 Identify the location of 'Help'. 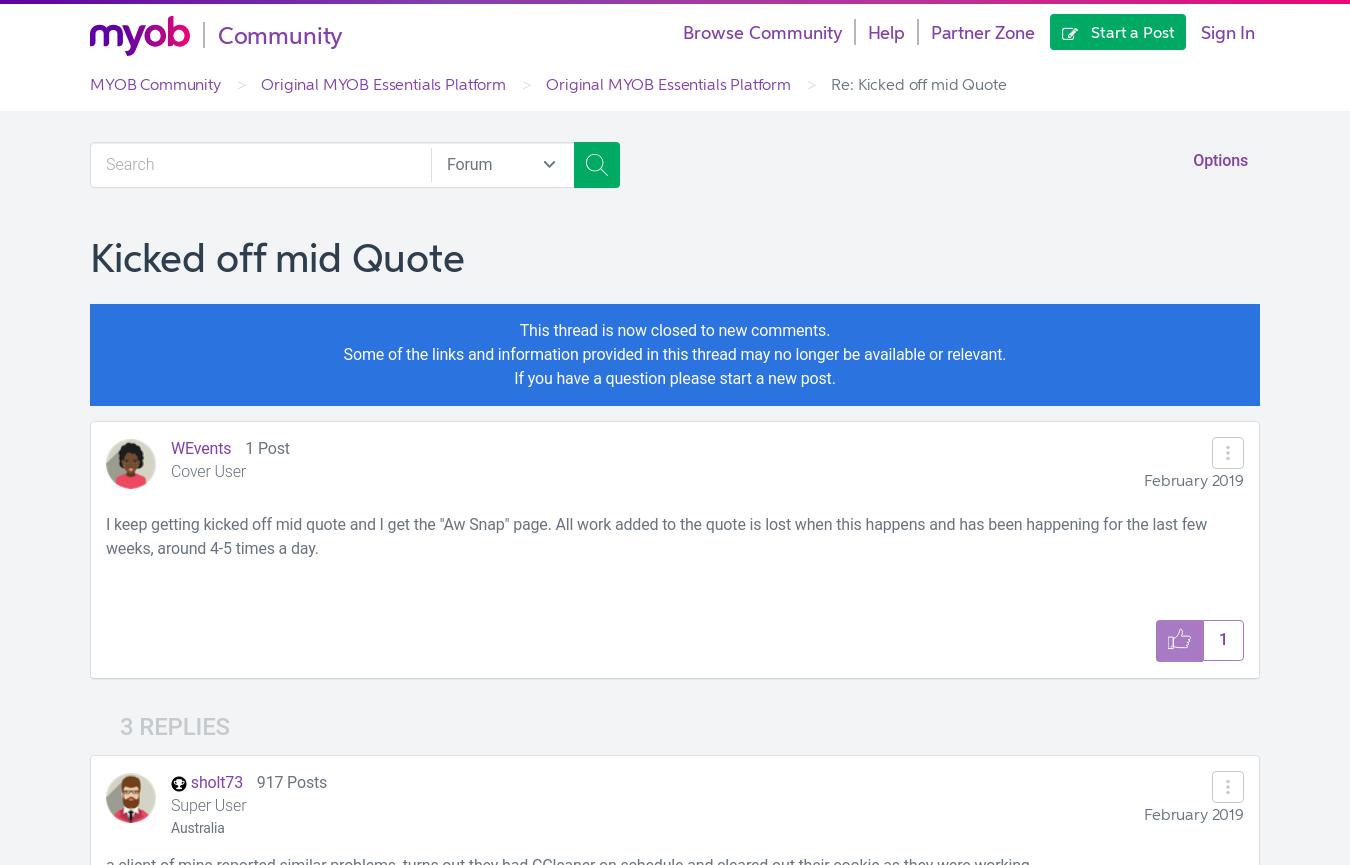
(886, 32).